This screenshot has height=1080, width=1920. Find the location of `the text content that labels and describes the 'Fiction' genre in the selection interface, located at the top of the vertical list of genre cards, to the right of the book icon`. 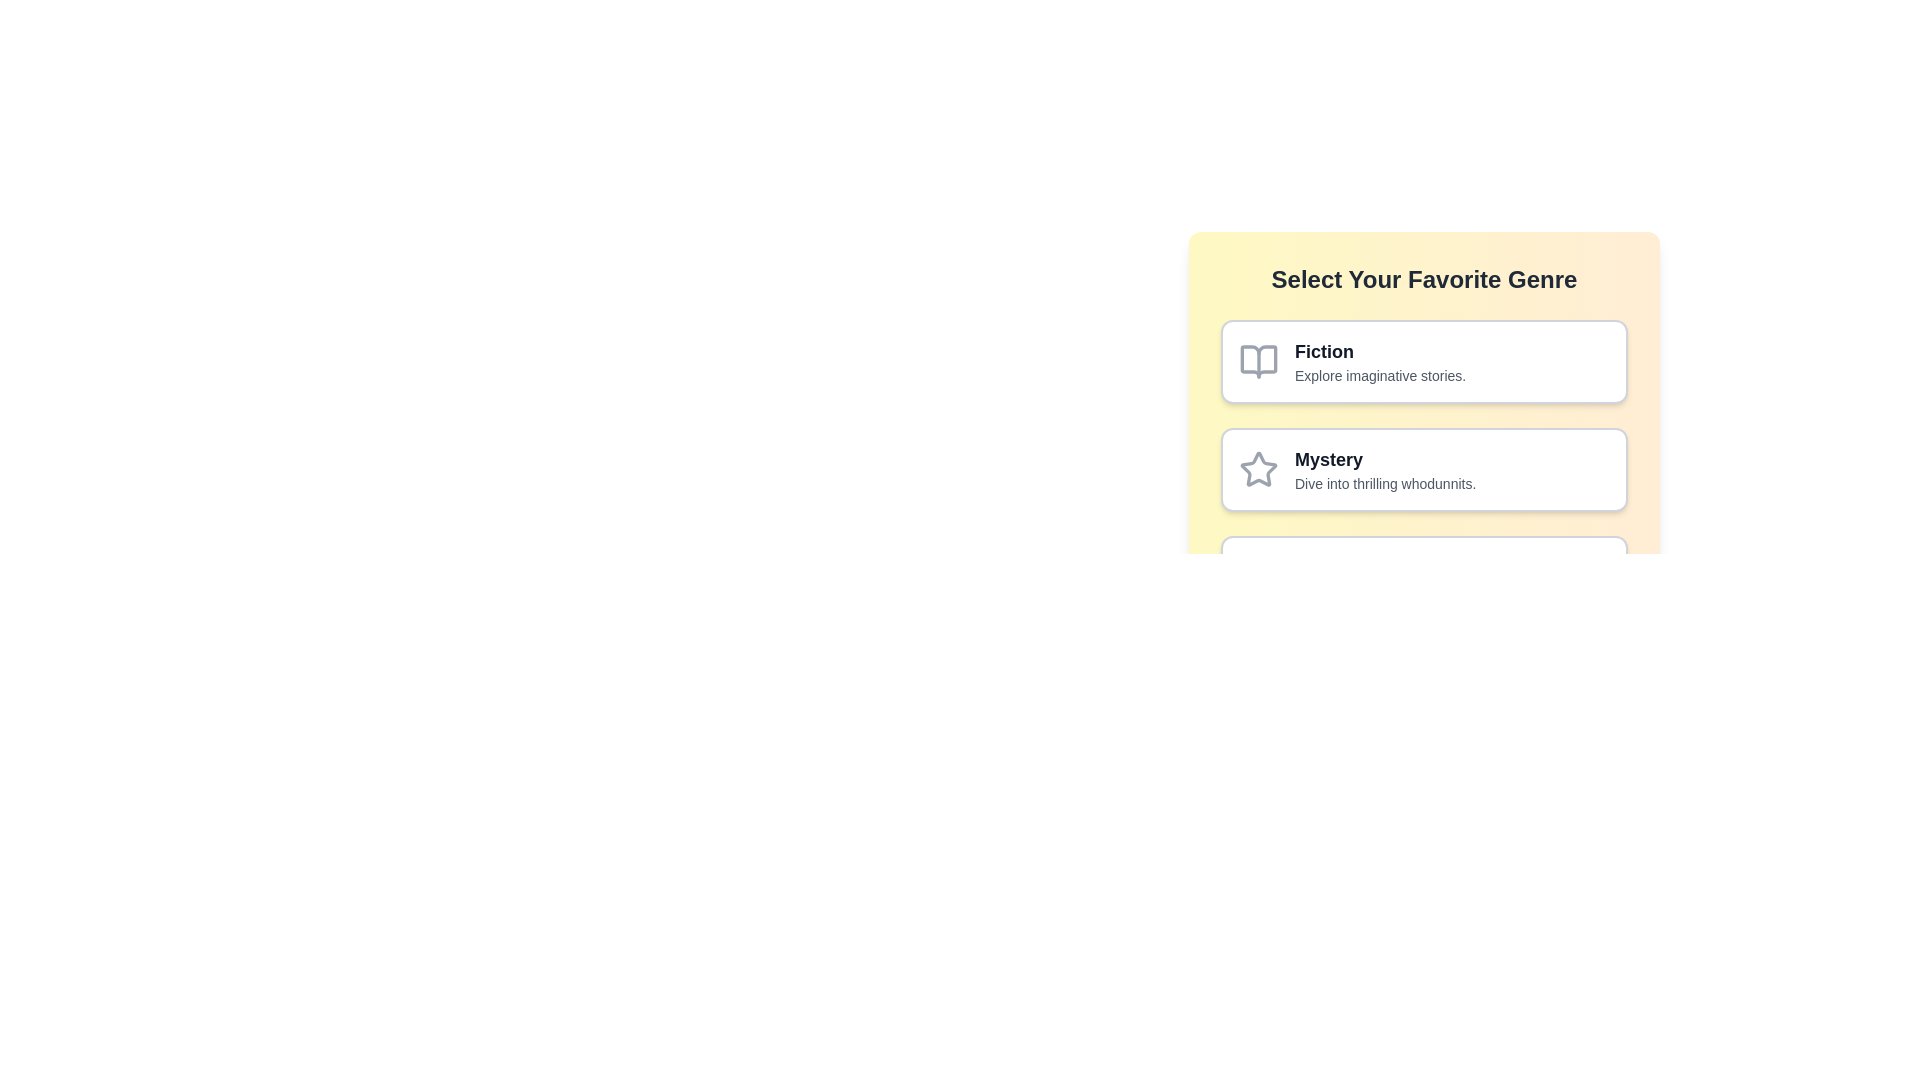

the text content that labels and describes the 'Fiction' genre in the selection interface, located at the top of the vertical list of genre cards, to the right of the book icon is located at coordinates (1379, 362).